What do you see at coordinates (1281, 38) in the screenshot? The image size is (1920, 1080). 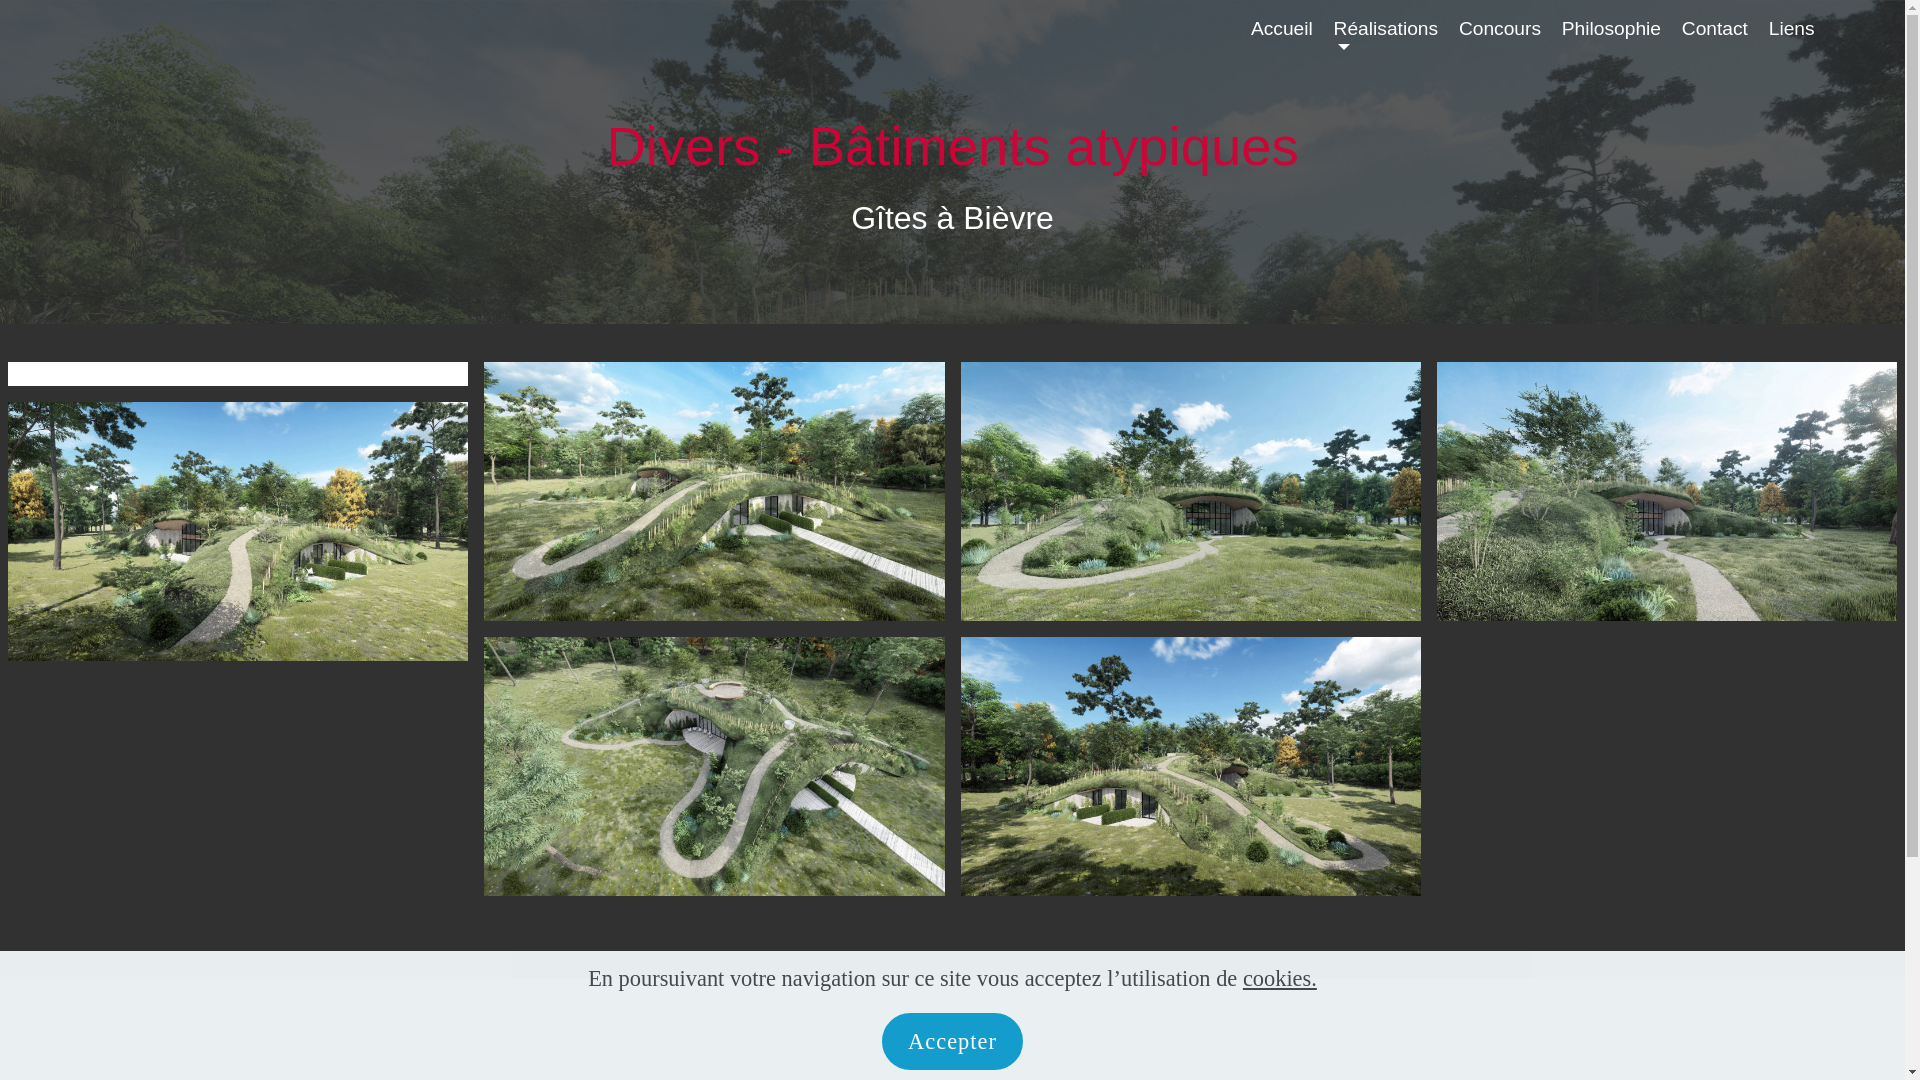 I see `'Accueil'` at bounding box center [1281, 38].